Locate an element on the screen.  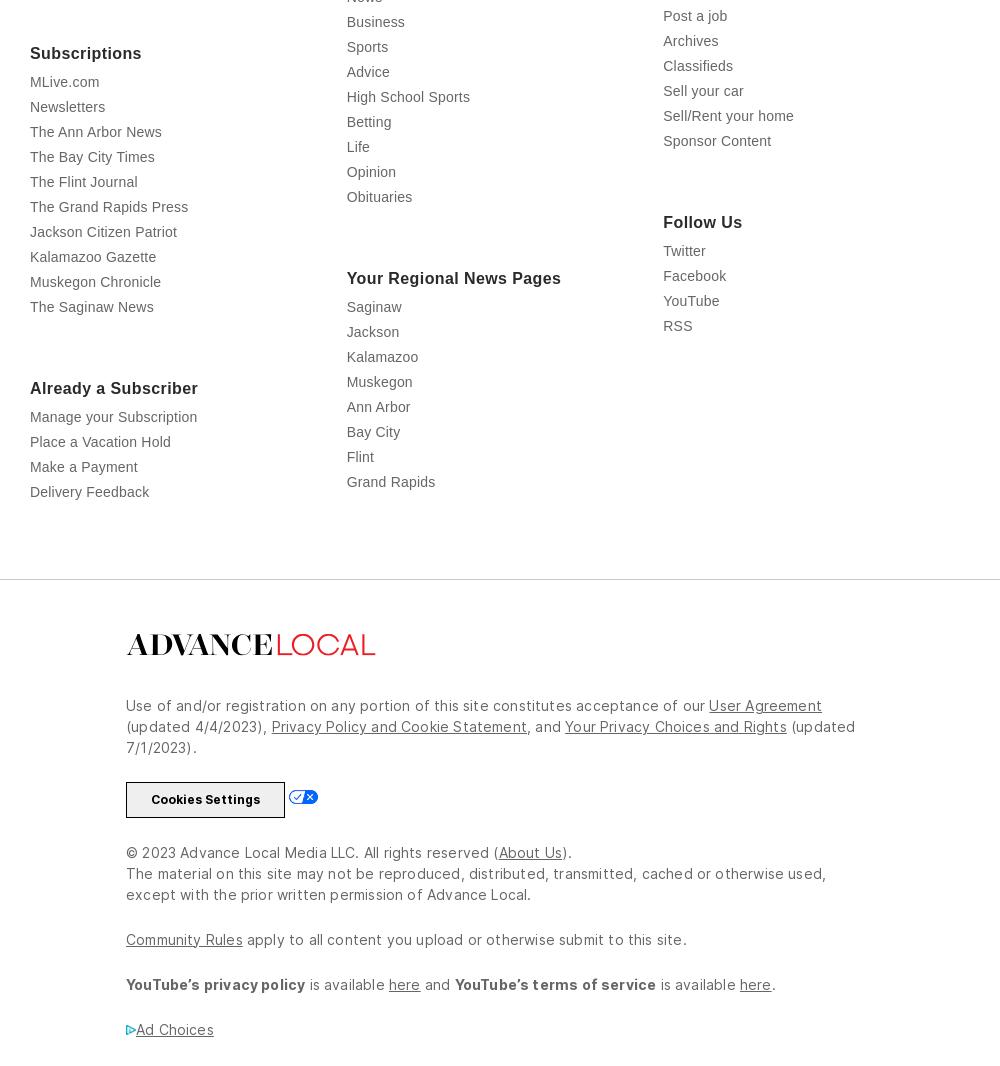
'Follow Us' is located at coordinates (701, 310).